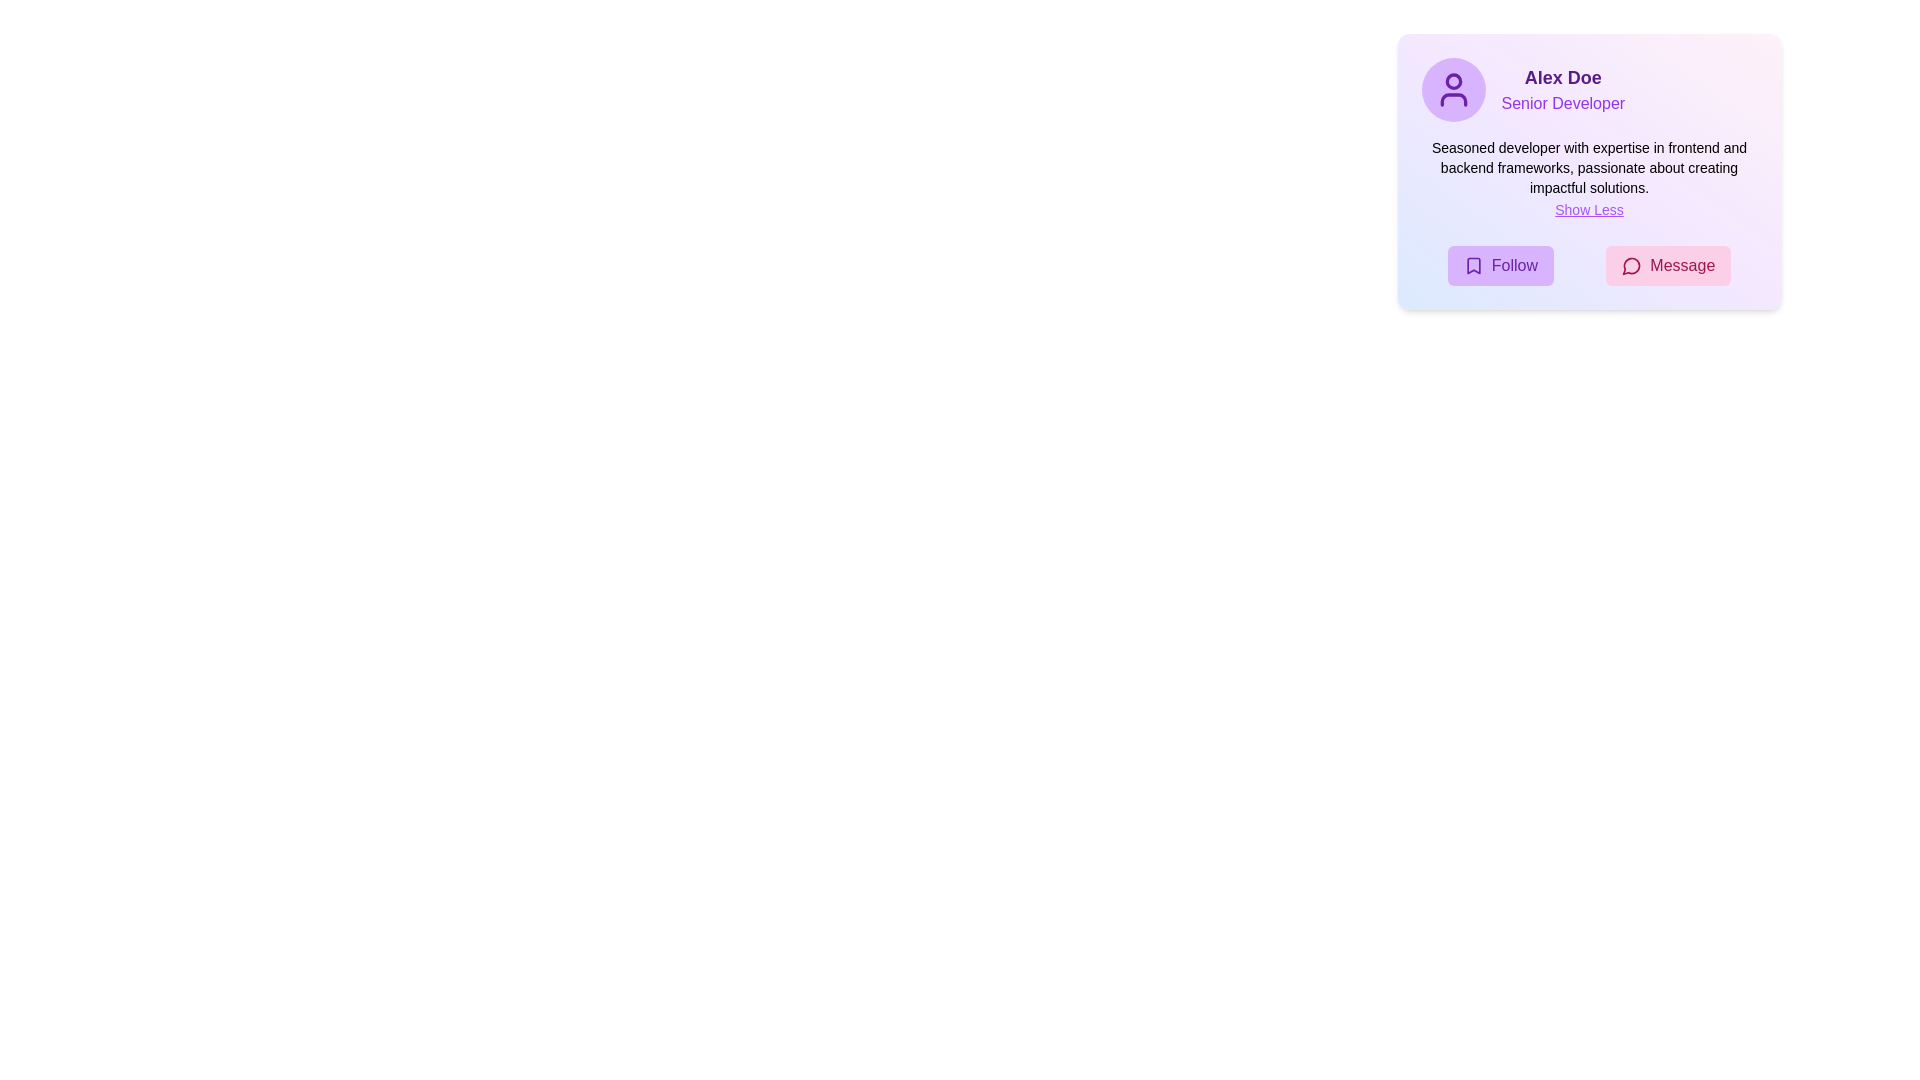 Image resolution: width=1920 pixels, height=1080 pixels. I want to click on the 'Follow' button with a purple background and bookmark icon, so click(1500, 265).